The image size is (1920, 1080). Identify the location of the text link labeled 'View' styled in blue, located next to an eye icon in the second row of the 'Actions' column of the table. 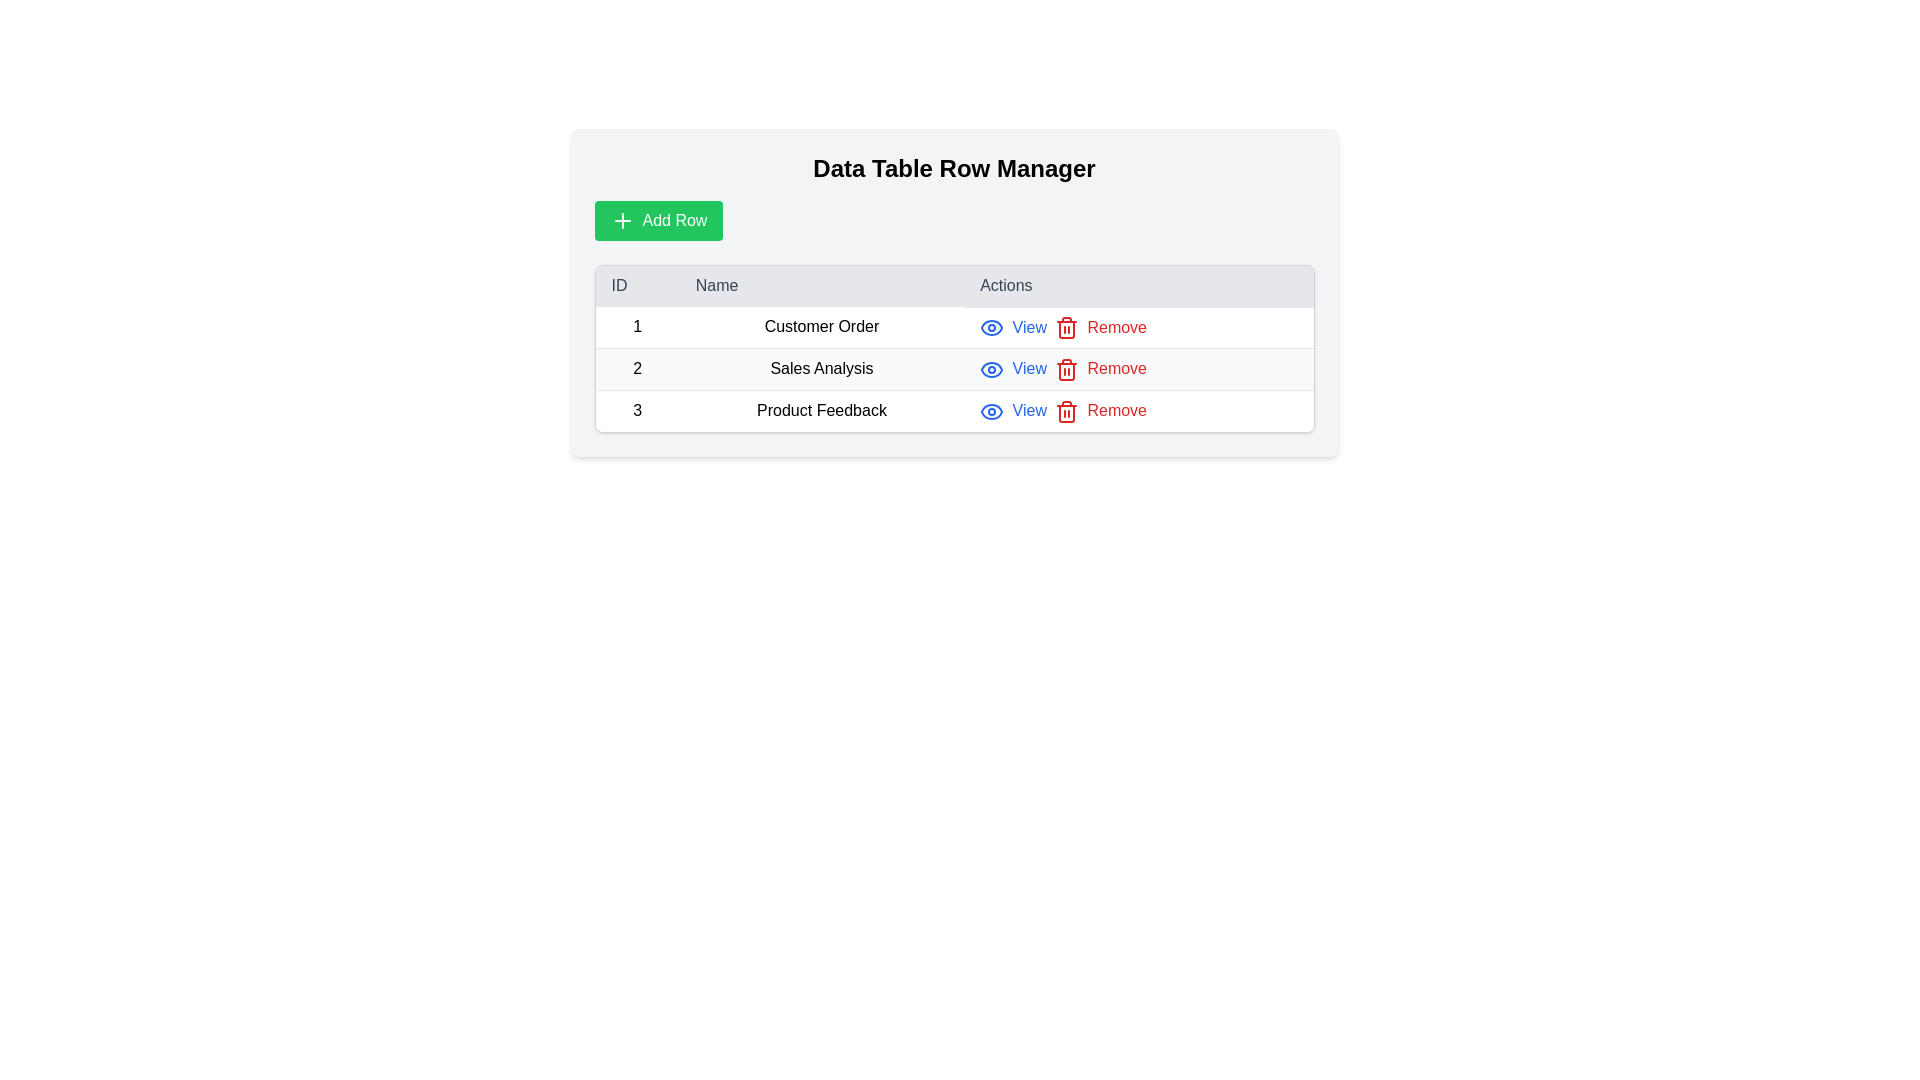
(1013, 326).